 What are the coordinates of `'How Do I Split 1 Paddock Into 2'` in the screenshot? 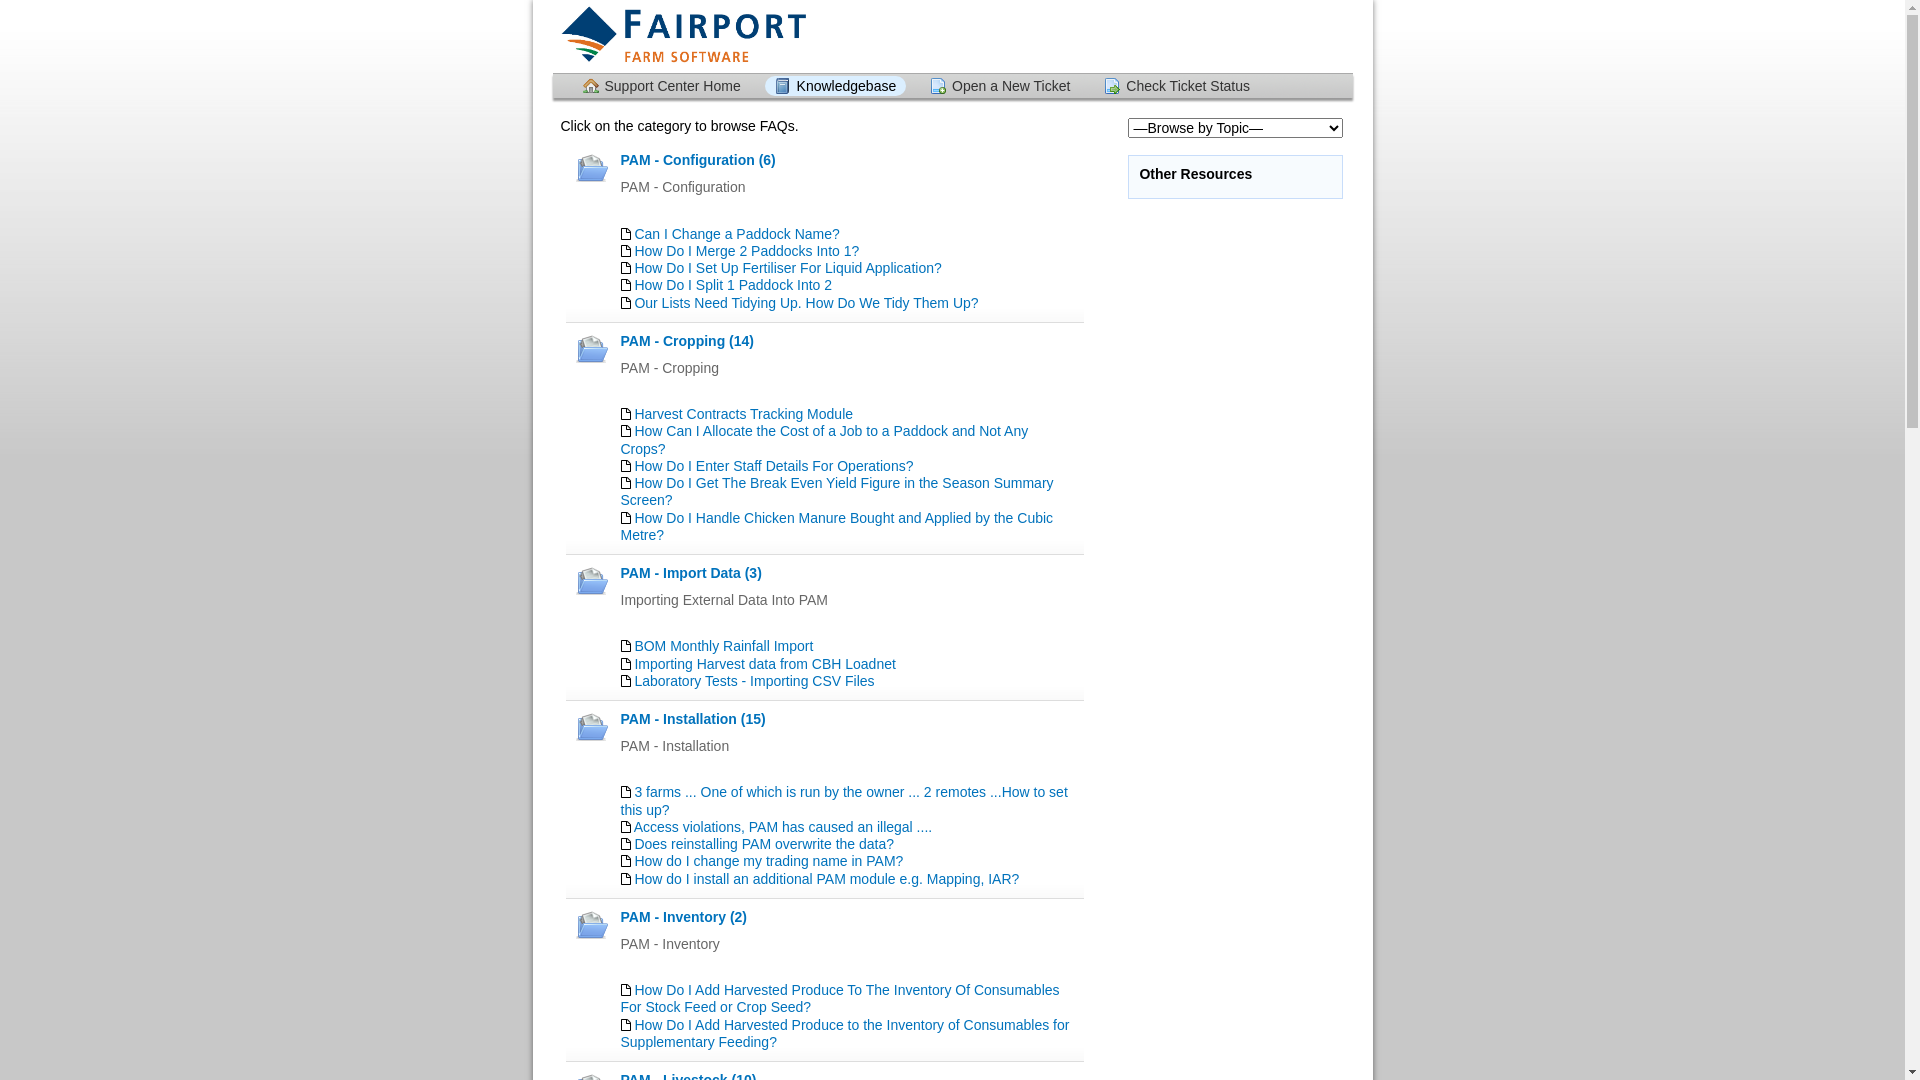 It's located at (732, 285).